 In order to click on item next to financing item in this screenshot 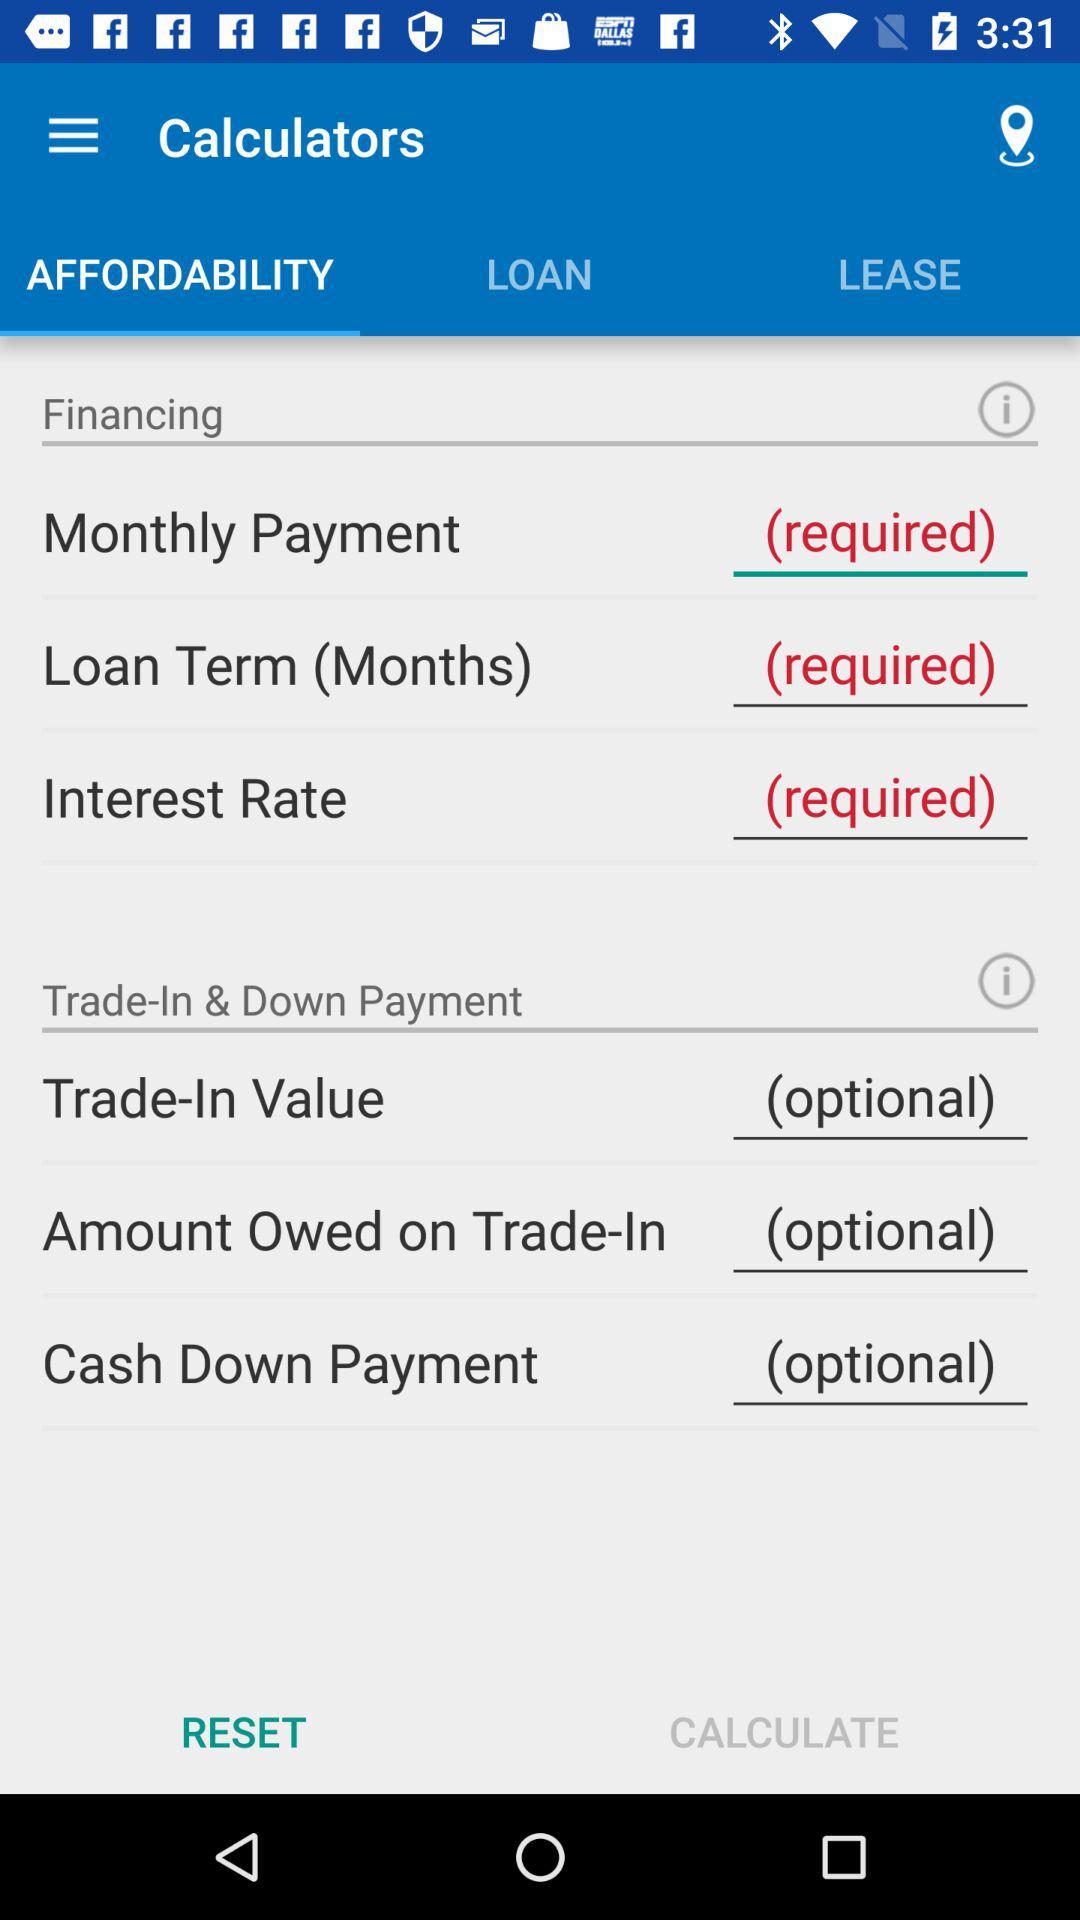, I will do `click(1006, 408)`.